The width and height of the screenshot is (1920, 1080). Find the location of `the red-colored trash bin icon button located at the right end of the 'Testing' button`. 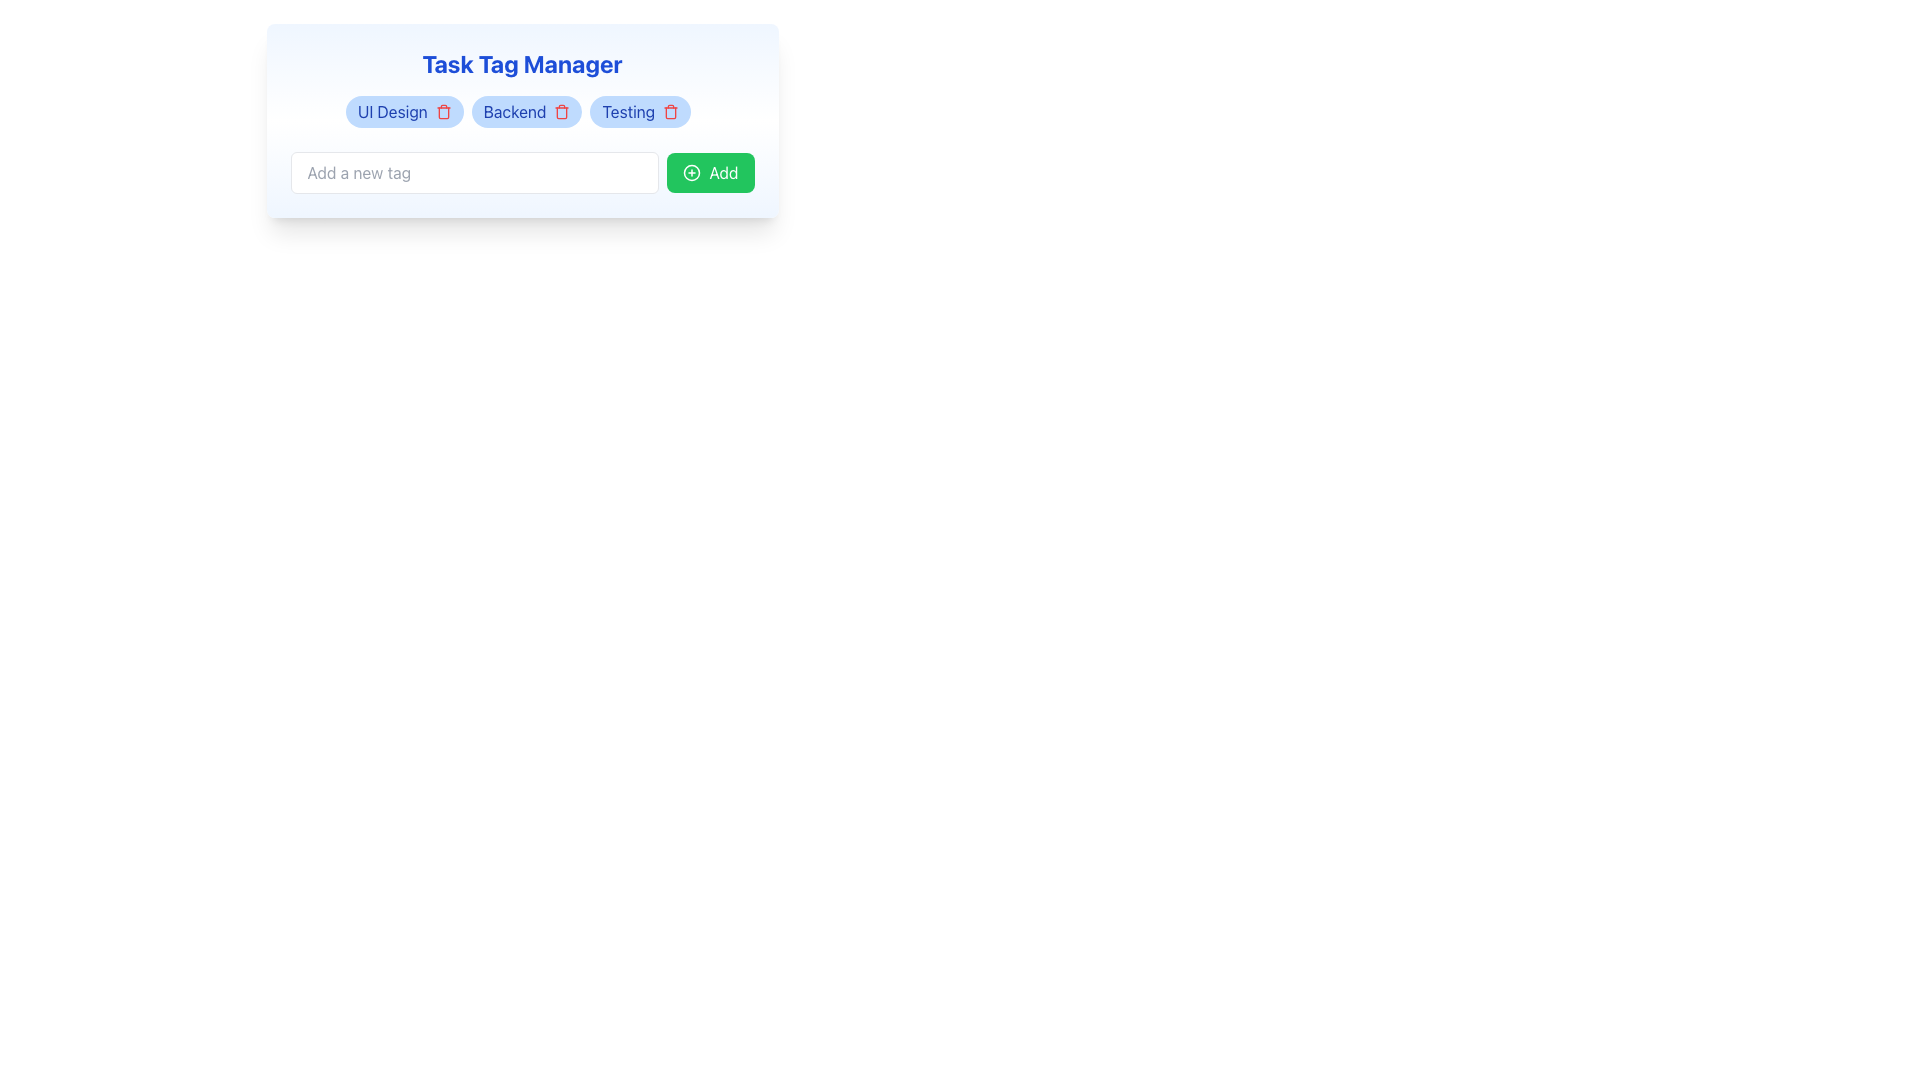

the red-colored trash bin icon button located at the right end of the 'Testing' button is located at coordinates (671, 111).